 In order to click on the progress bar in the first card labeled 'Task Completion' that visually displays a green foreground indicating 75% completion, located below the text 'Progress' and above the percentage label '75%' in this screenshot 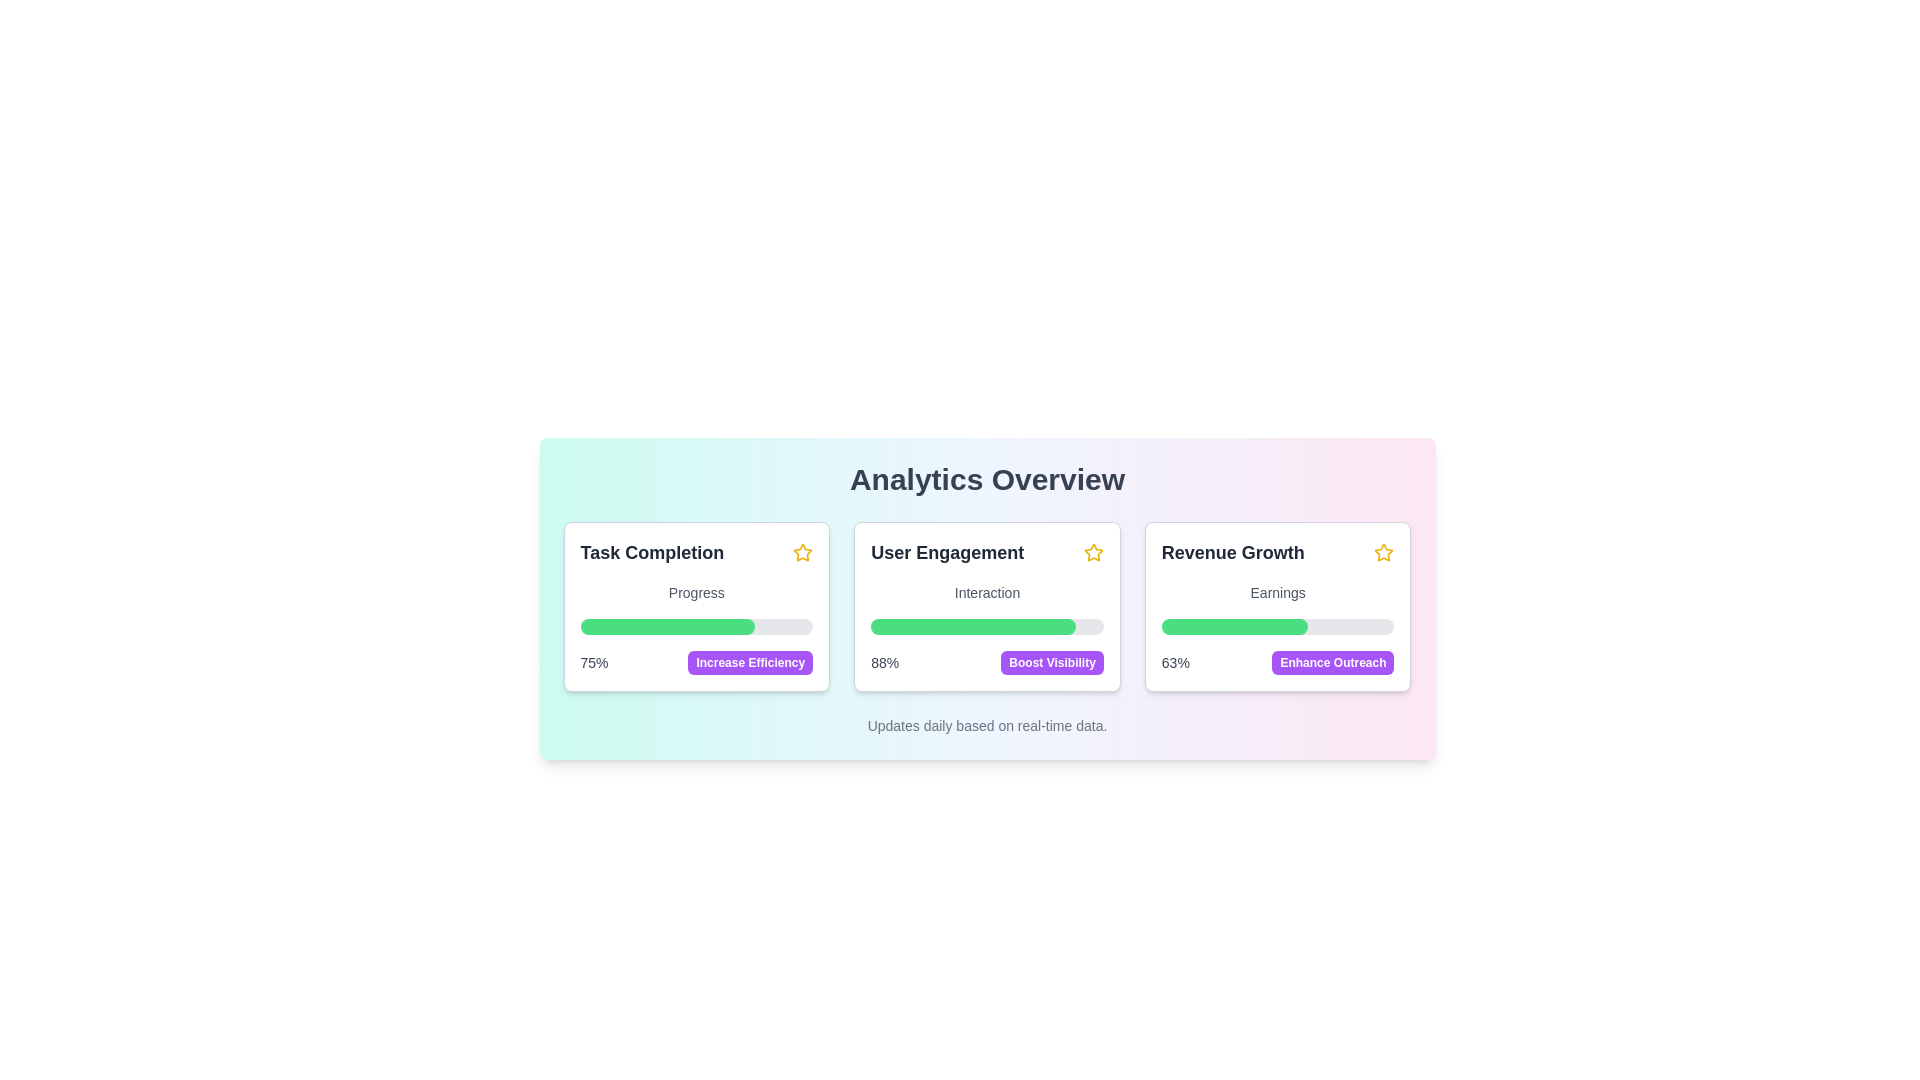, I will do `click(696, 626)`.